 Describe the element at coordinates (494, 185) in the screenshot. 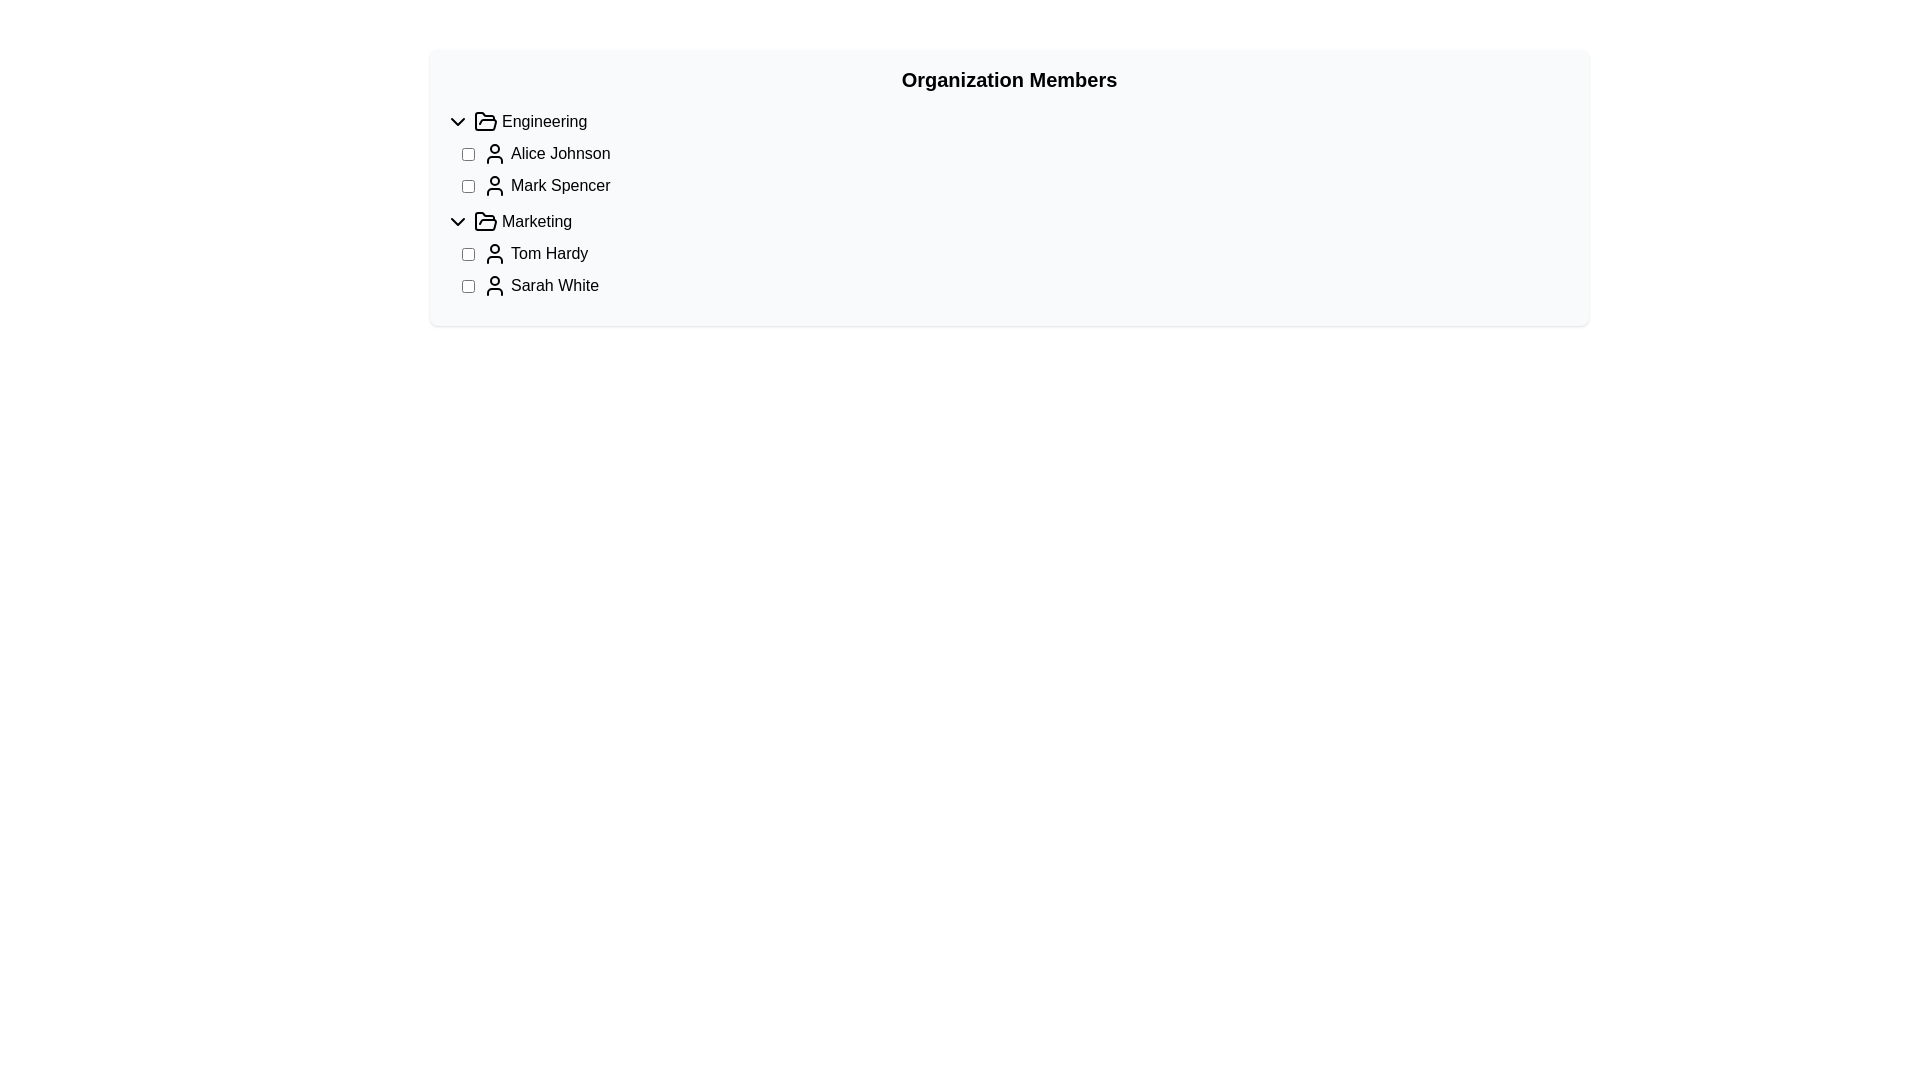

I see `the user silhouette icon associated with 'Mark Spencer', located between the checkbox and the user's name` at that location.